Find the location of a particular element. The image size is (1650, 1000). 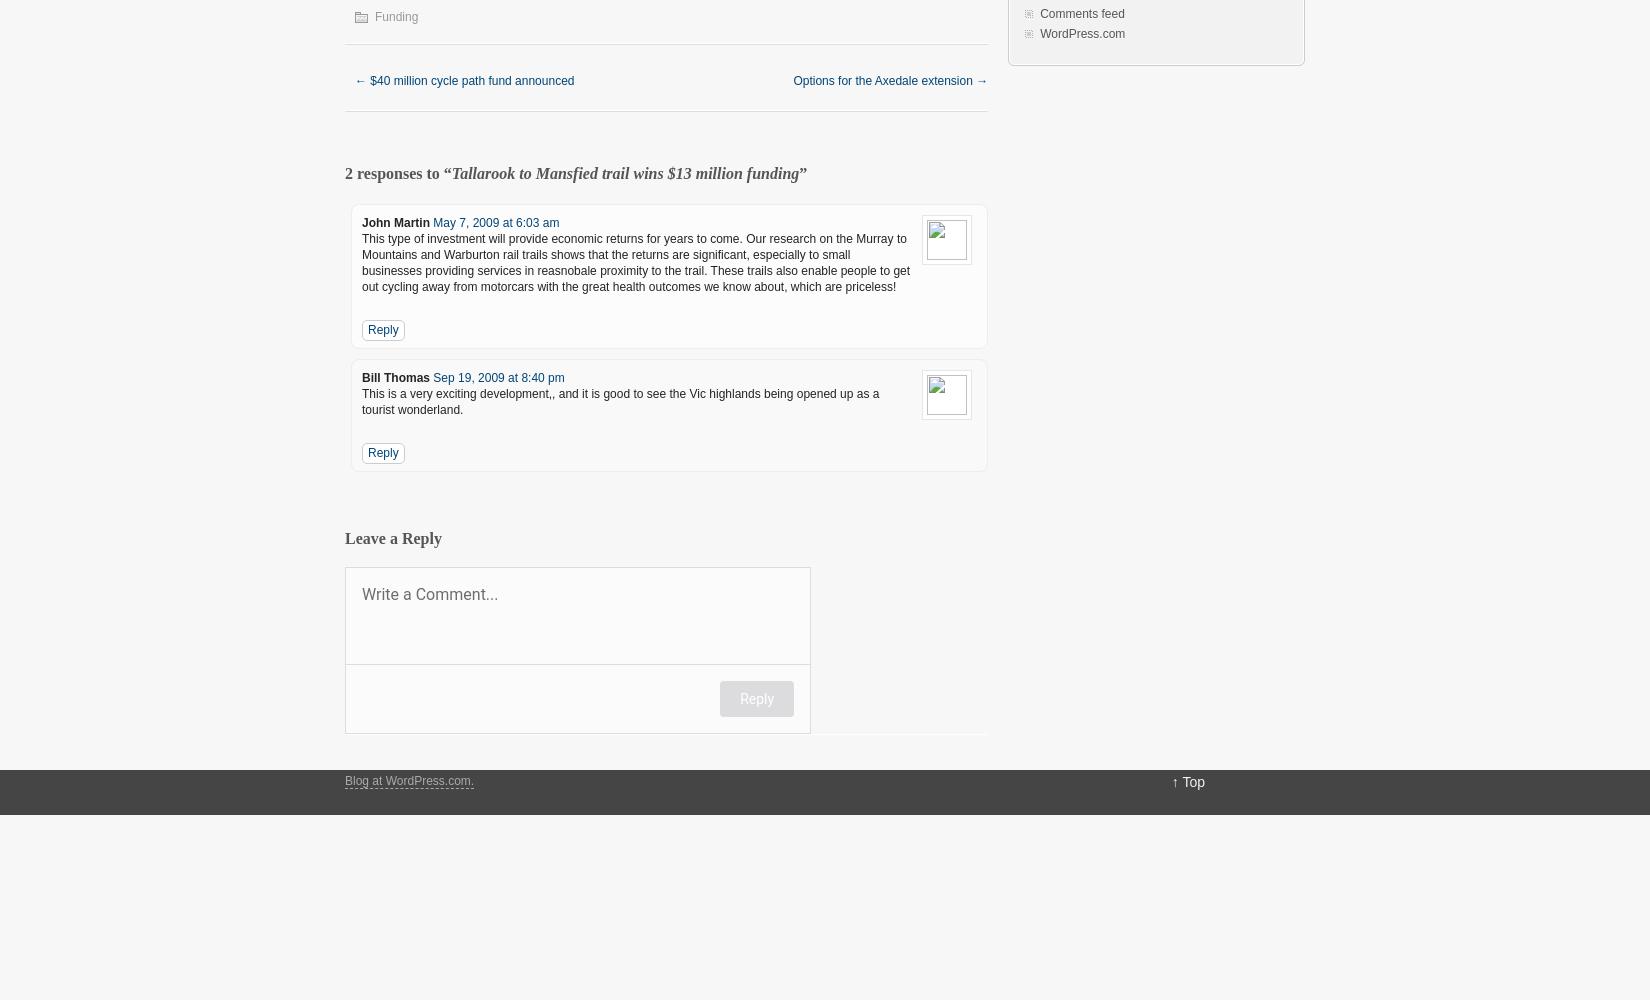

'2 responses to “' is located at coordinates (397, 173).